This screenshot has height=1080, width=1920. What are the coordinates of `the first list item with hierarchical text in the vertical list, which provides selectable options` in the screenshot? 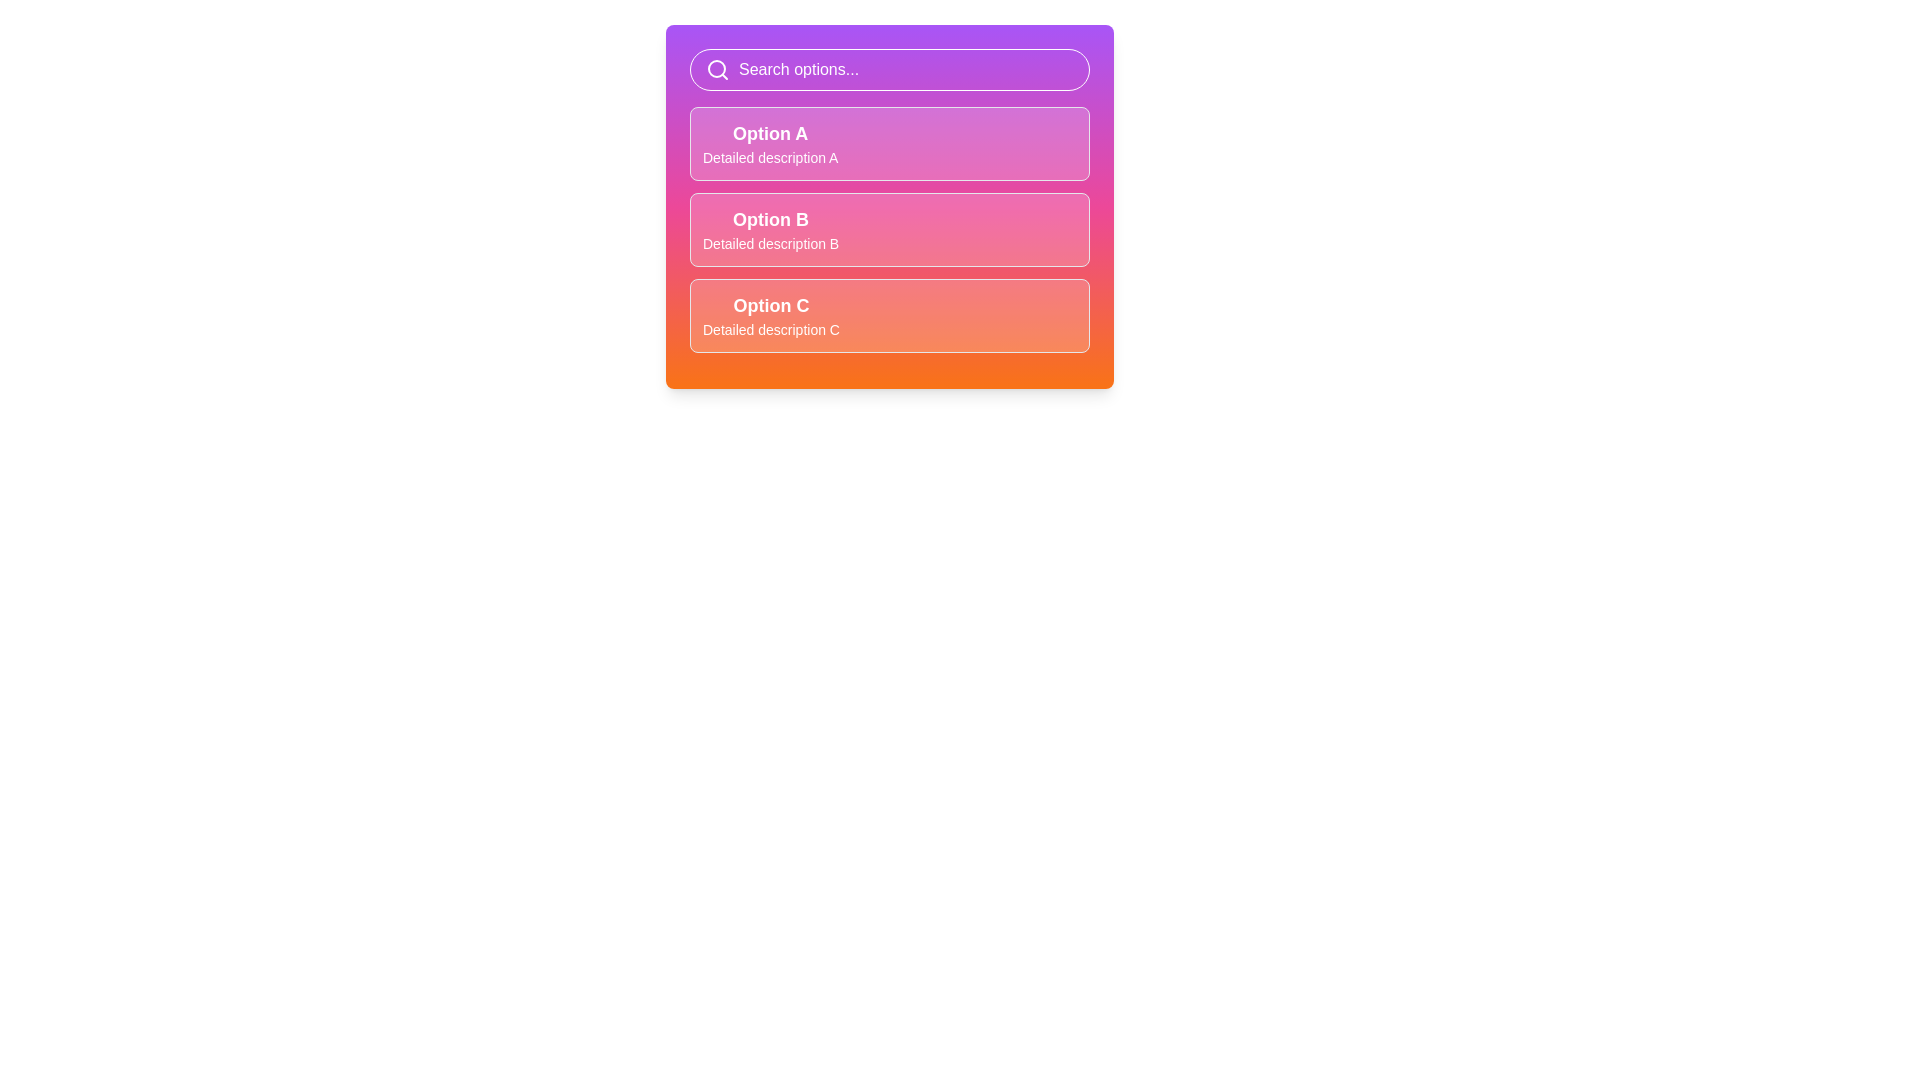 It's located at (769, 142).